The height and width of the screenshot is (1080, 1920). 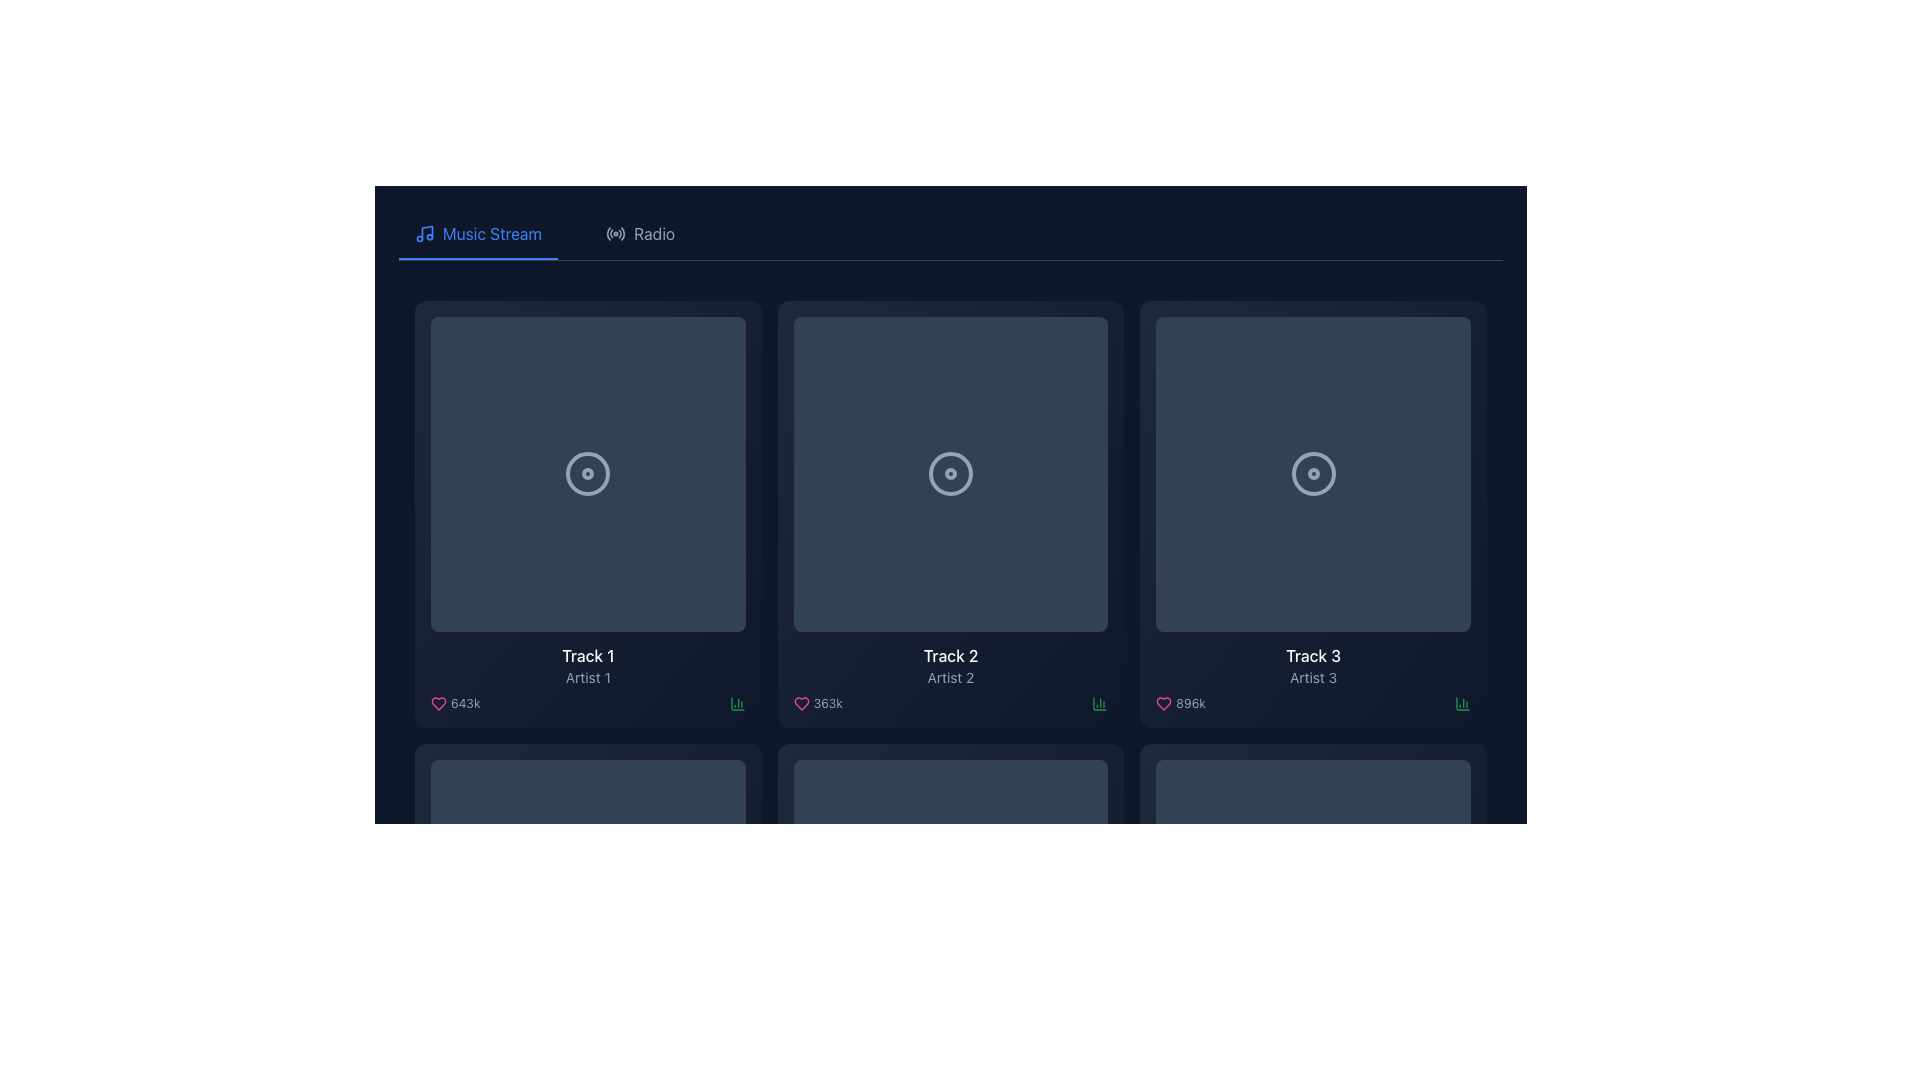 What do you see at coordinates (1463, 702) in the screenshot?
I see `the small green column chart icon with animated pulse effect, located next to the number '896k' in the flex arrangement under 'Track 3' and 'Artist 3'` at bounding box center [1463, 702].